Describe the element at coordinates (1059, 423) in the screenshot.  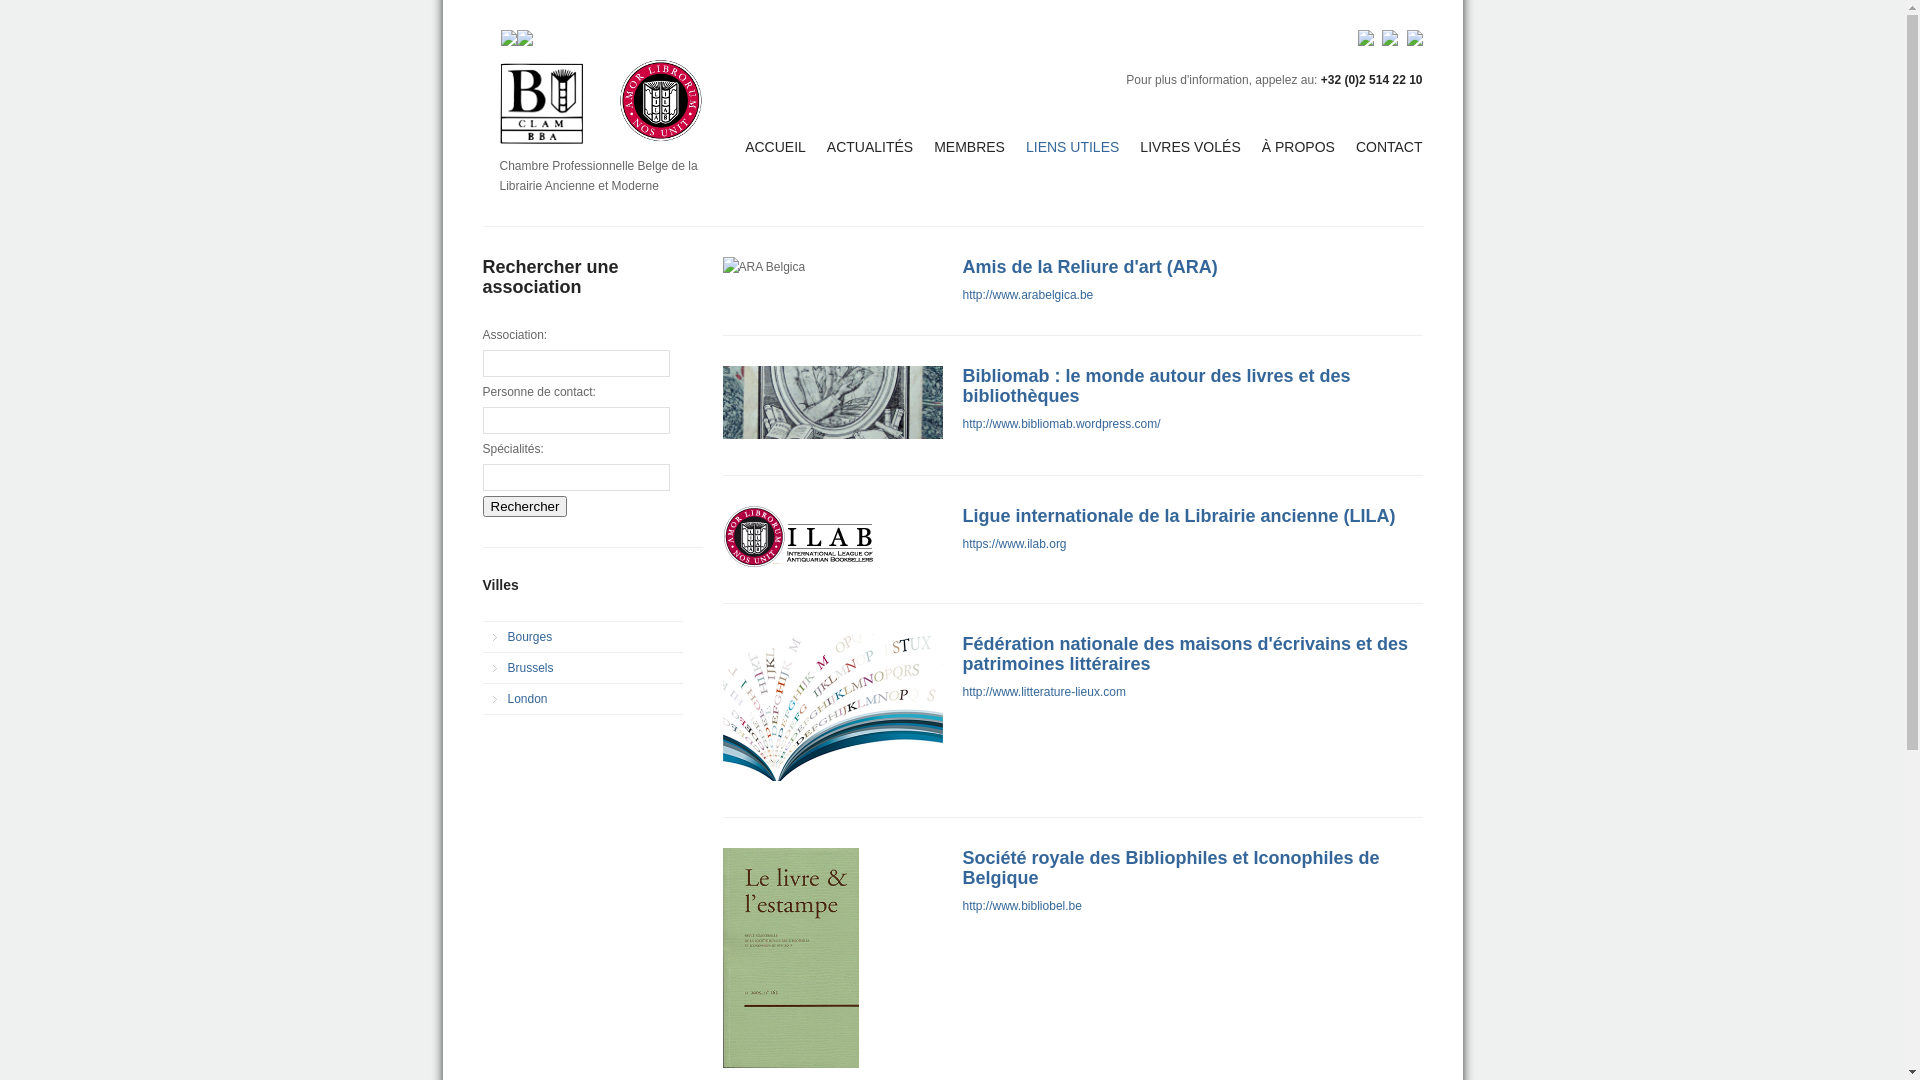
I see `'http://www.bibliomab.wordpress.com/'` at that location.